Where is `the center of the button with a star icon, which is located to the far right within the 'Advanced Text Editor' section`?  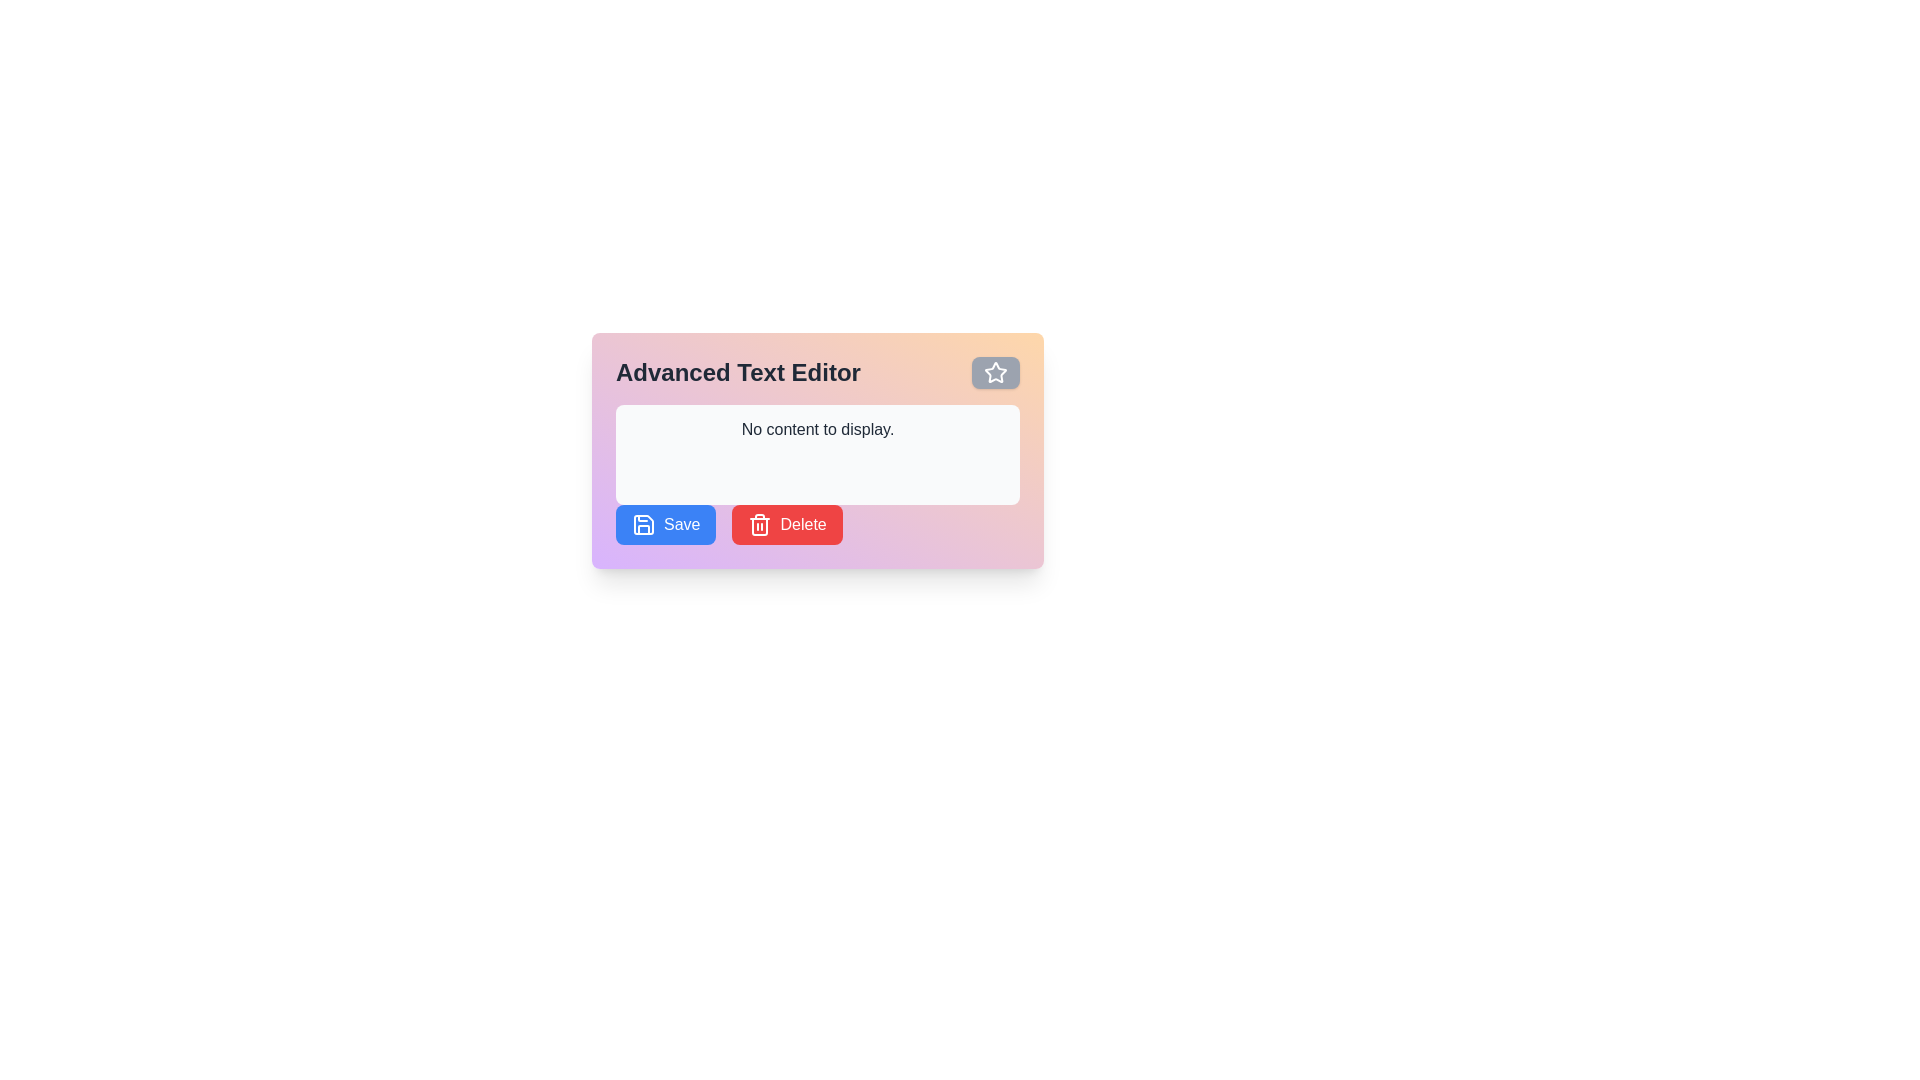
the center of the button with a star icon, which is located to the far right within the 'Advanced Text Editor' section is located at coordinates (996, 373).